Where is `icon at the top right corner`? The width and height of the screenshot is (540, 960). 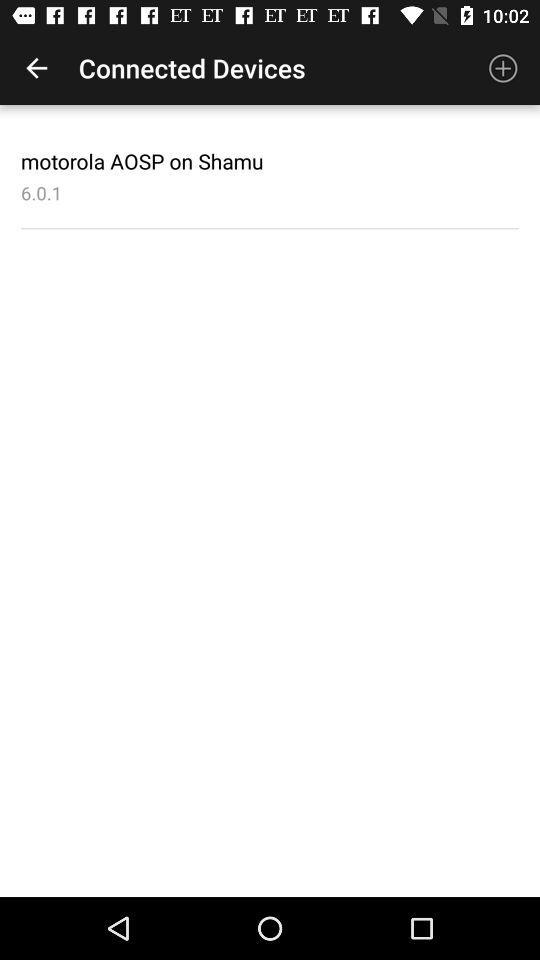 icon at the top right corner is located at coordinates (502, 68).